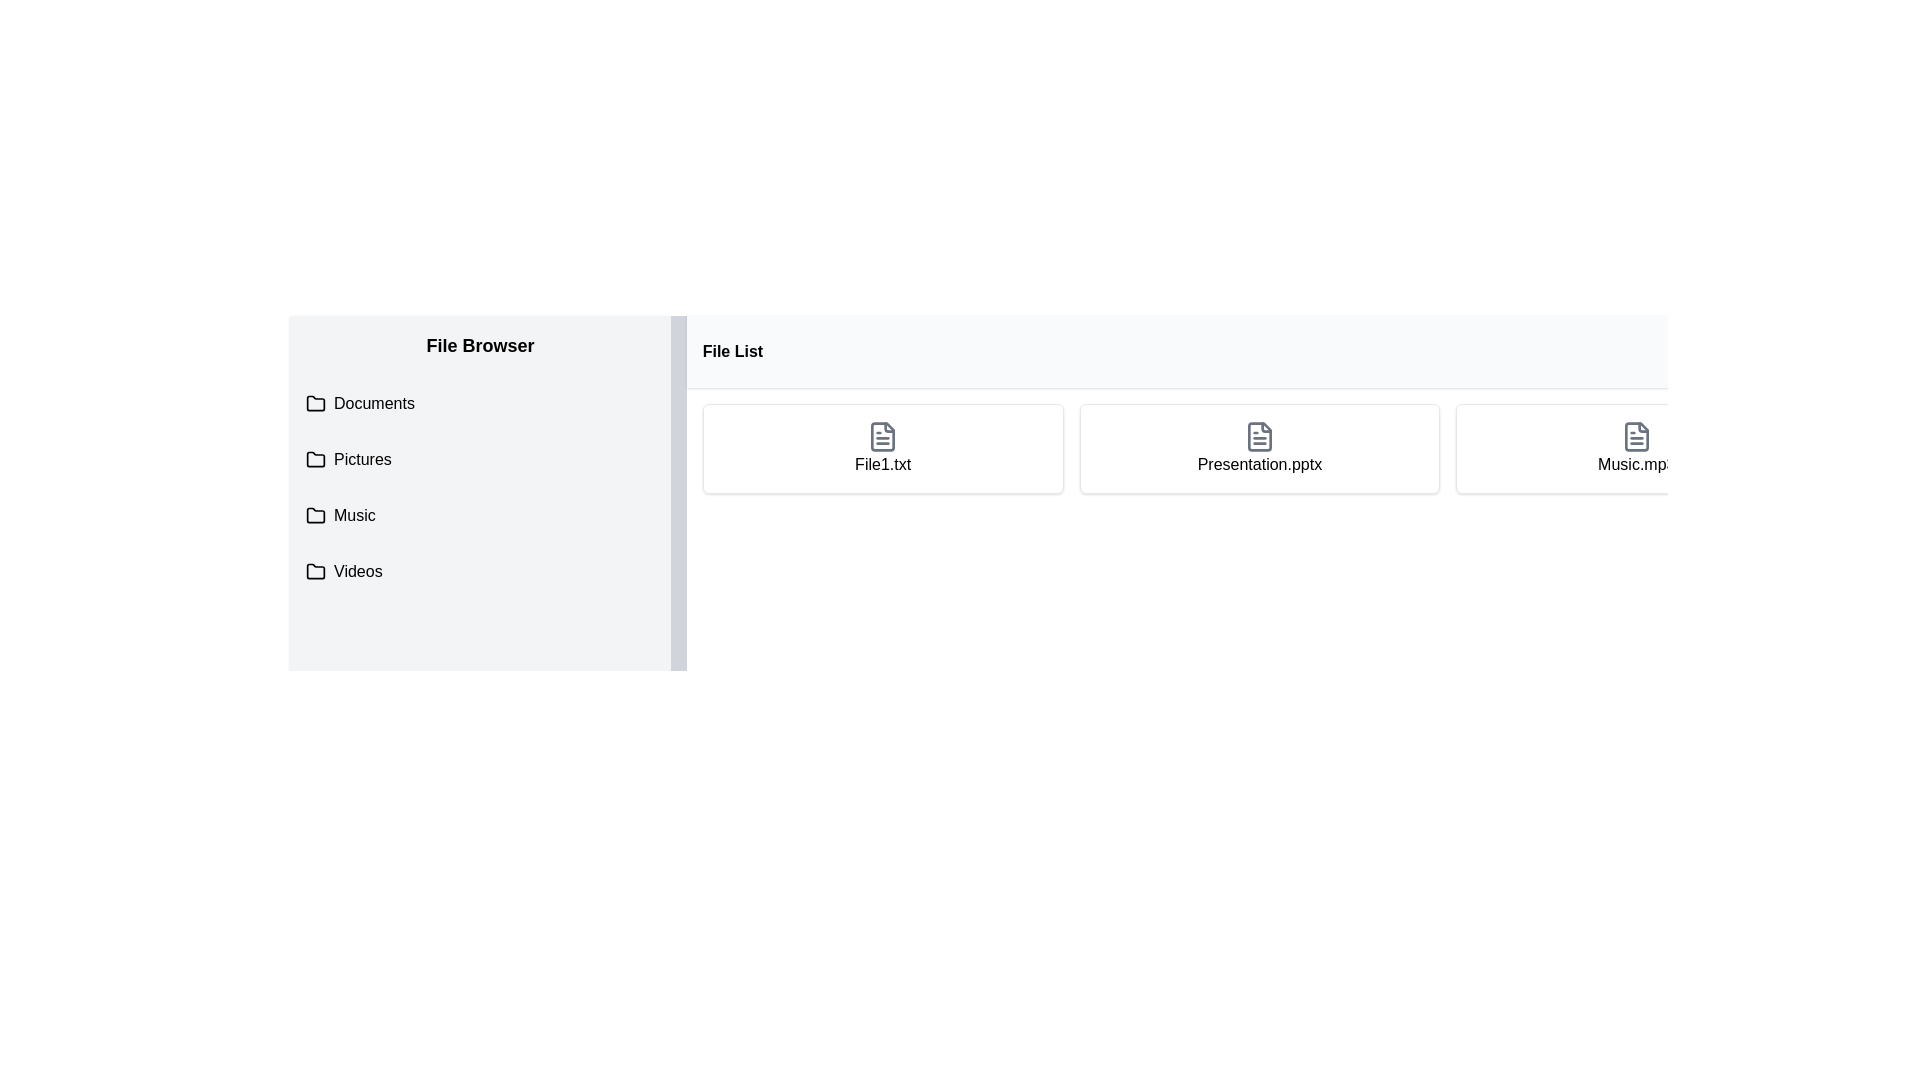  Describe the element at coordinates (354, 515) in the screenshot. I see `the 'Music' text label` at that location.